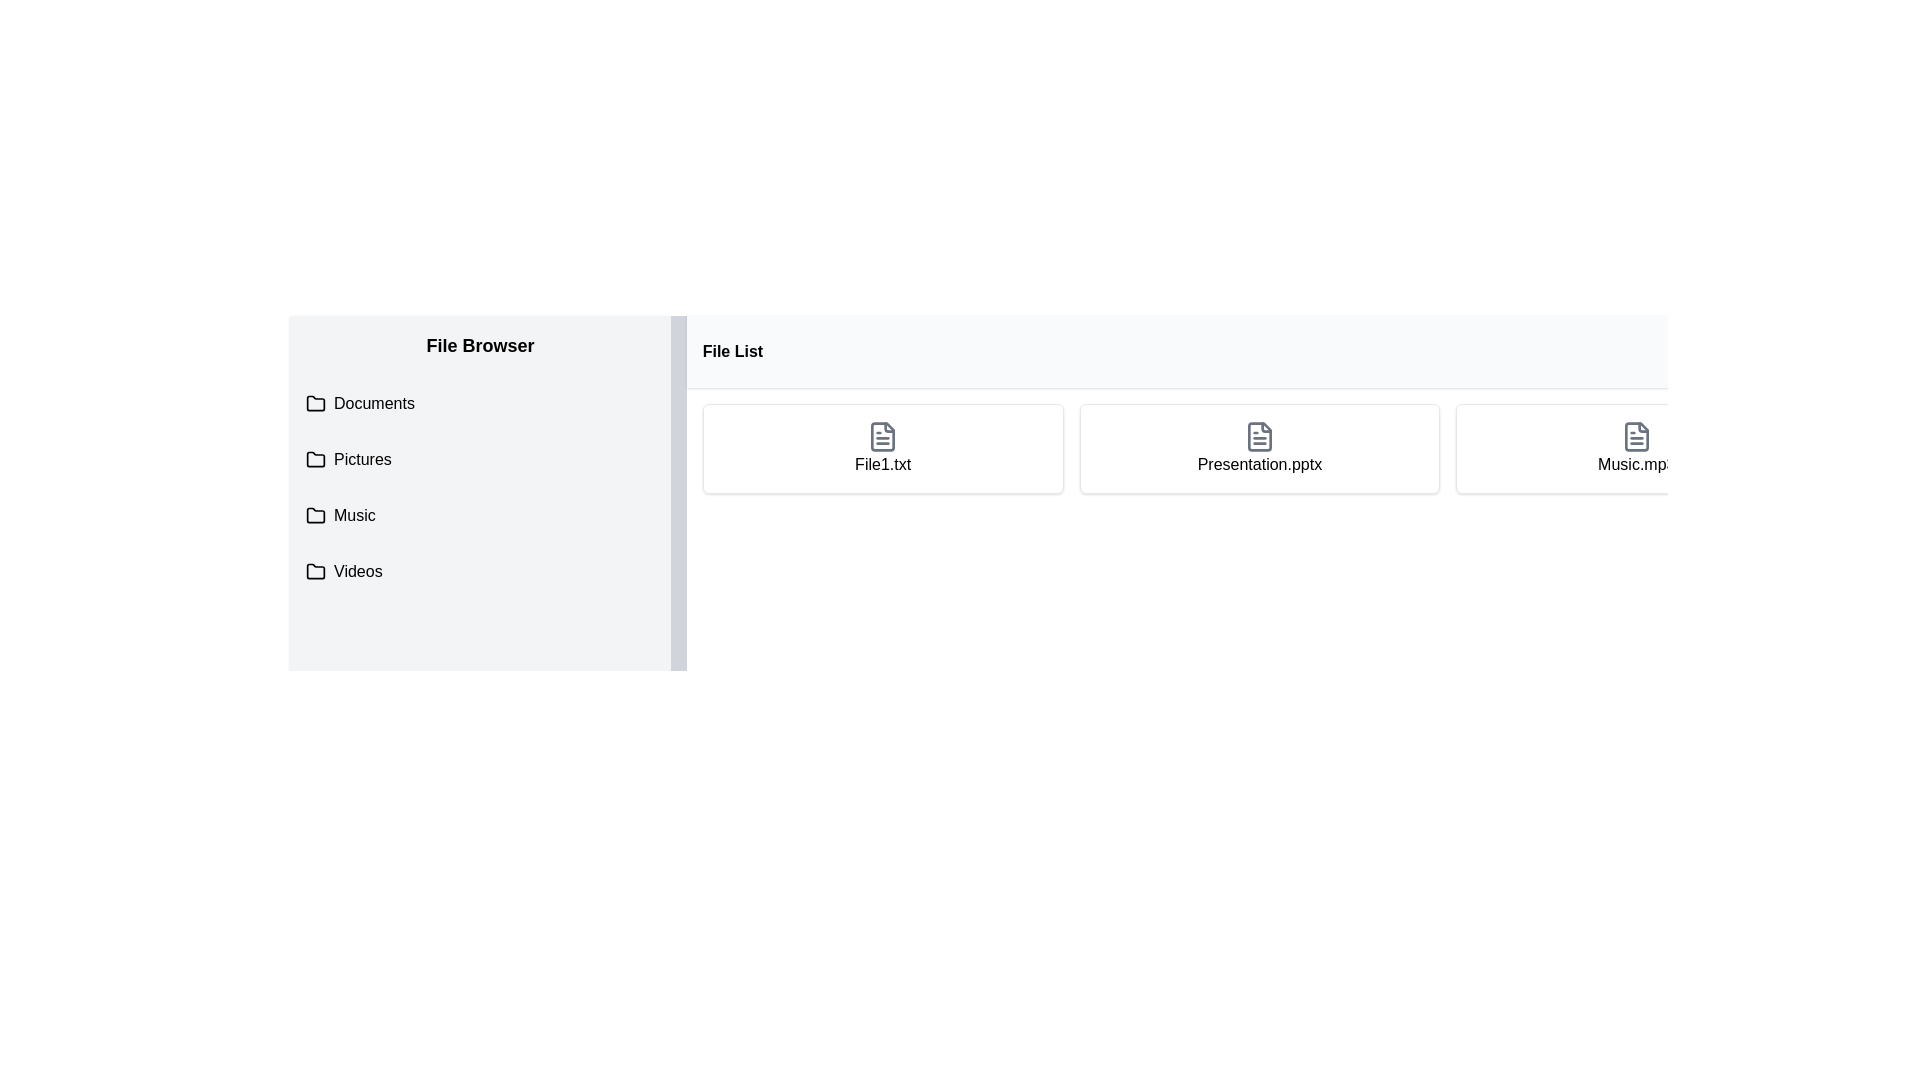  Describe the element at coordinates (354, 515) in the screenshot. I see `the 'Music' text label` at that location.